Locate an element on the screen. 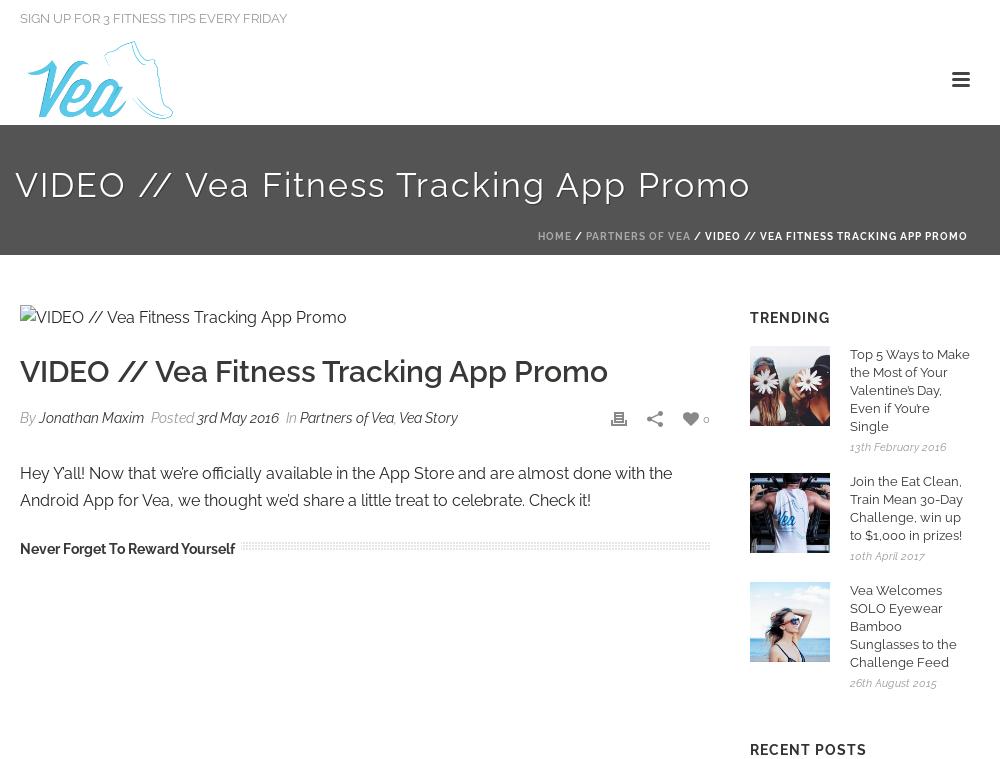 Image resolution: width=1000 pixels, height=759 pixels. 'Recent Posts' is located at coordinates (808, 749).